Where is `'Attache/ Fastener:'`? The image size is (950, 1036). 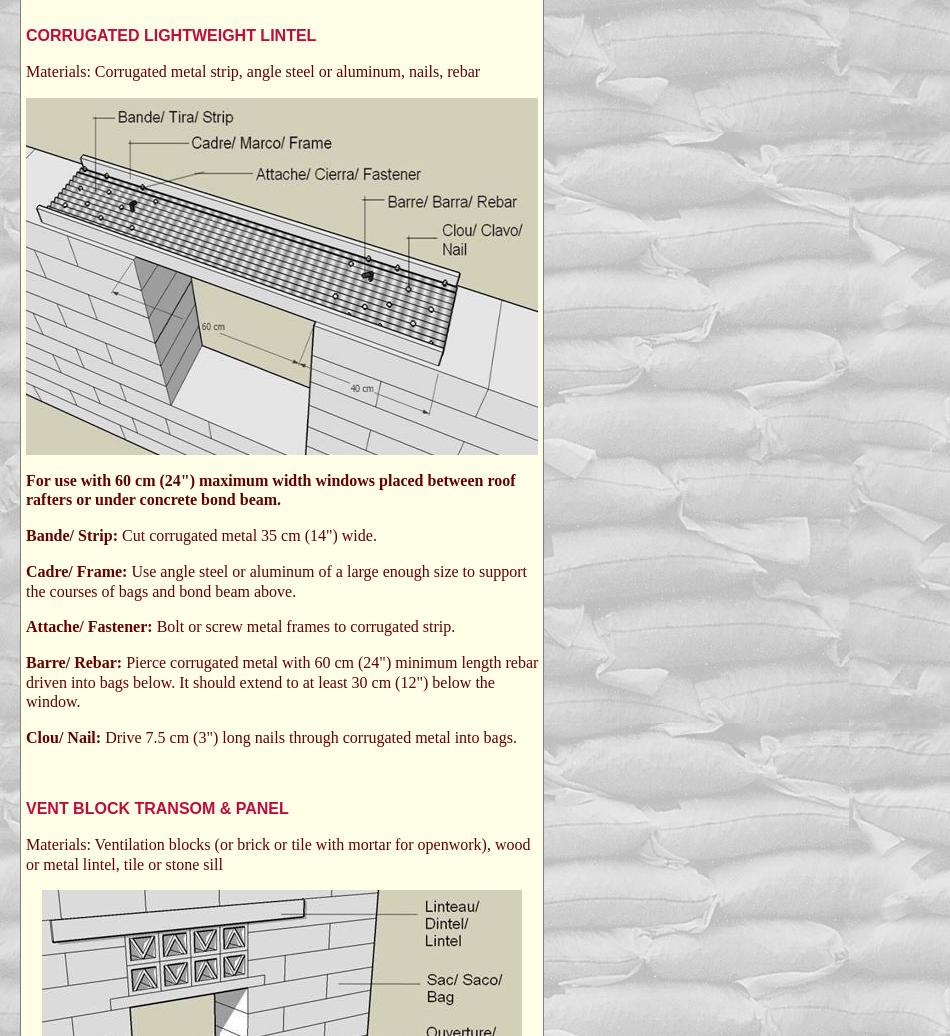 'Attache/ Fastener:' is located at coordinates (91, 626).